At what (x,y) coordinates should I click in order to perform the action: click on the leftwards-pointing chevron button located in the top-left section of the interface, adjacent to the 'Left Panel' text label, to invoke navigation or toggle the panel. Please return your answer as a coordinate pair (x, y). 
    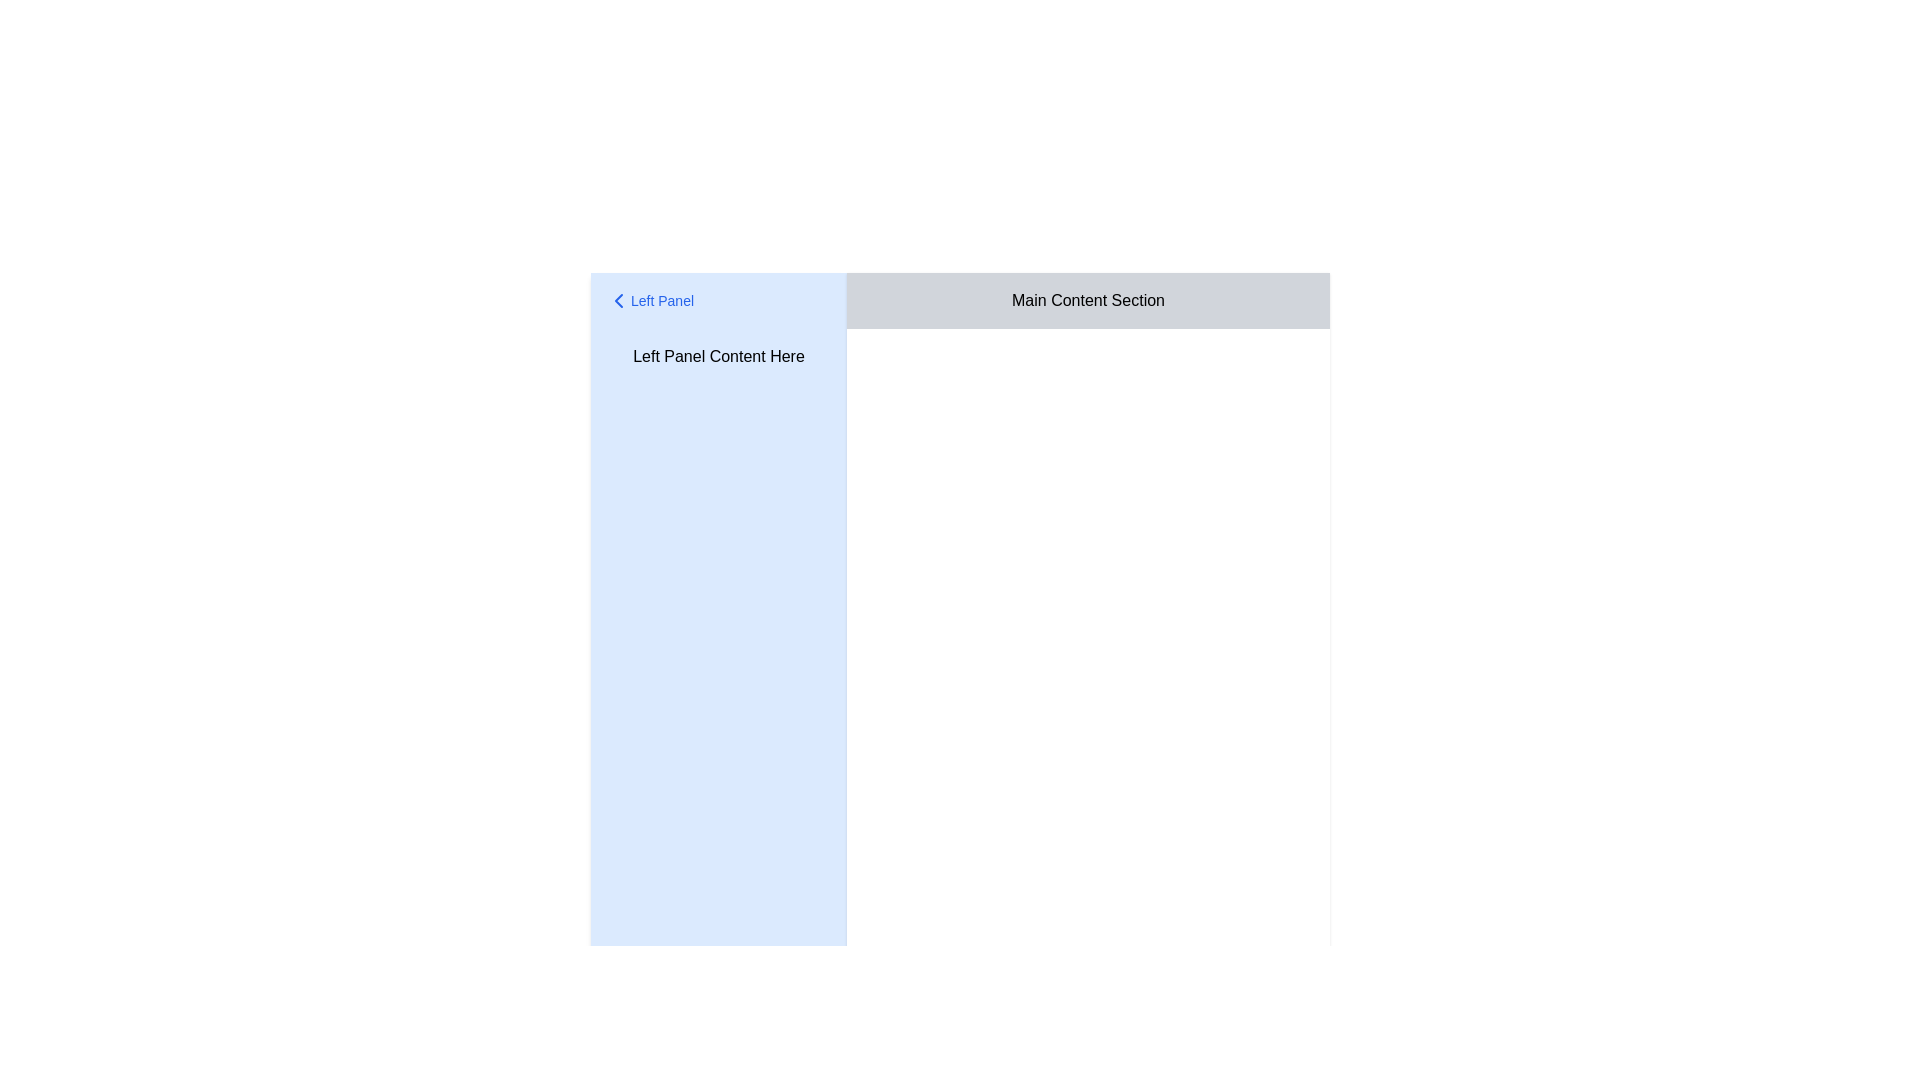
    Looking at the image, I should click on (618, 300).